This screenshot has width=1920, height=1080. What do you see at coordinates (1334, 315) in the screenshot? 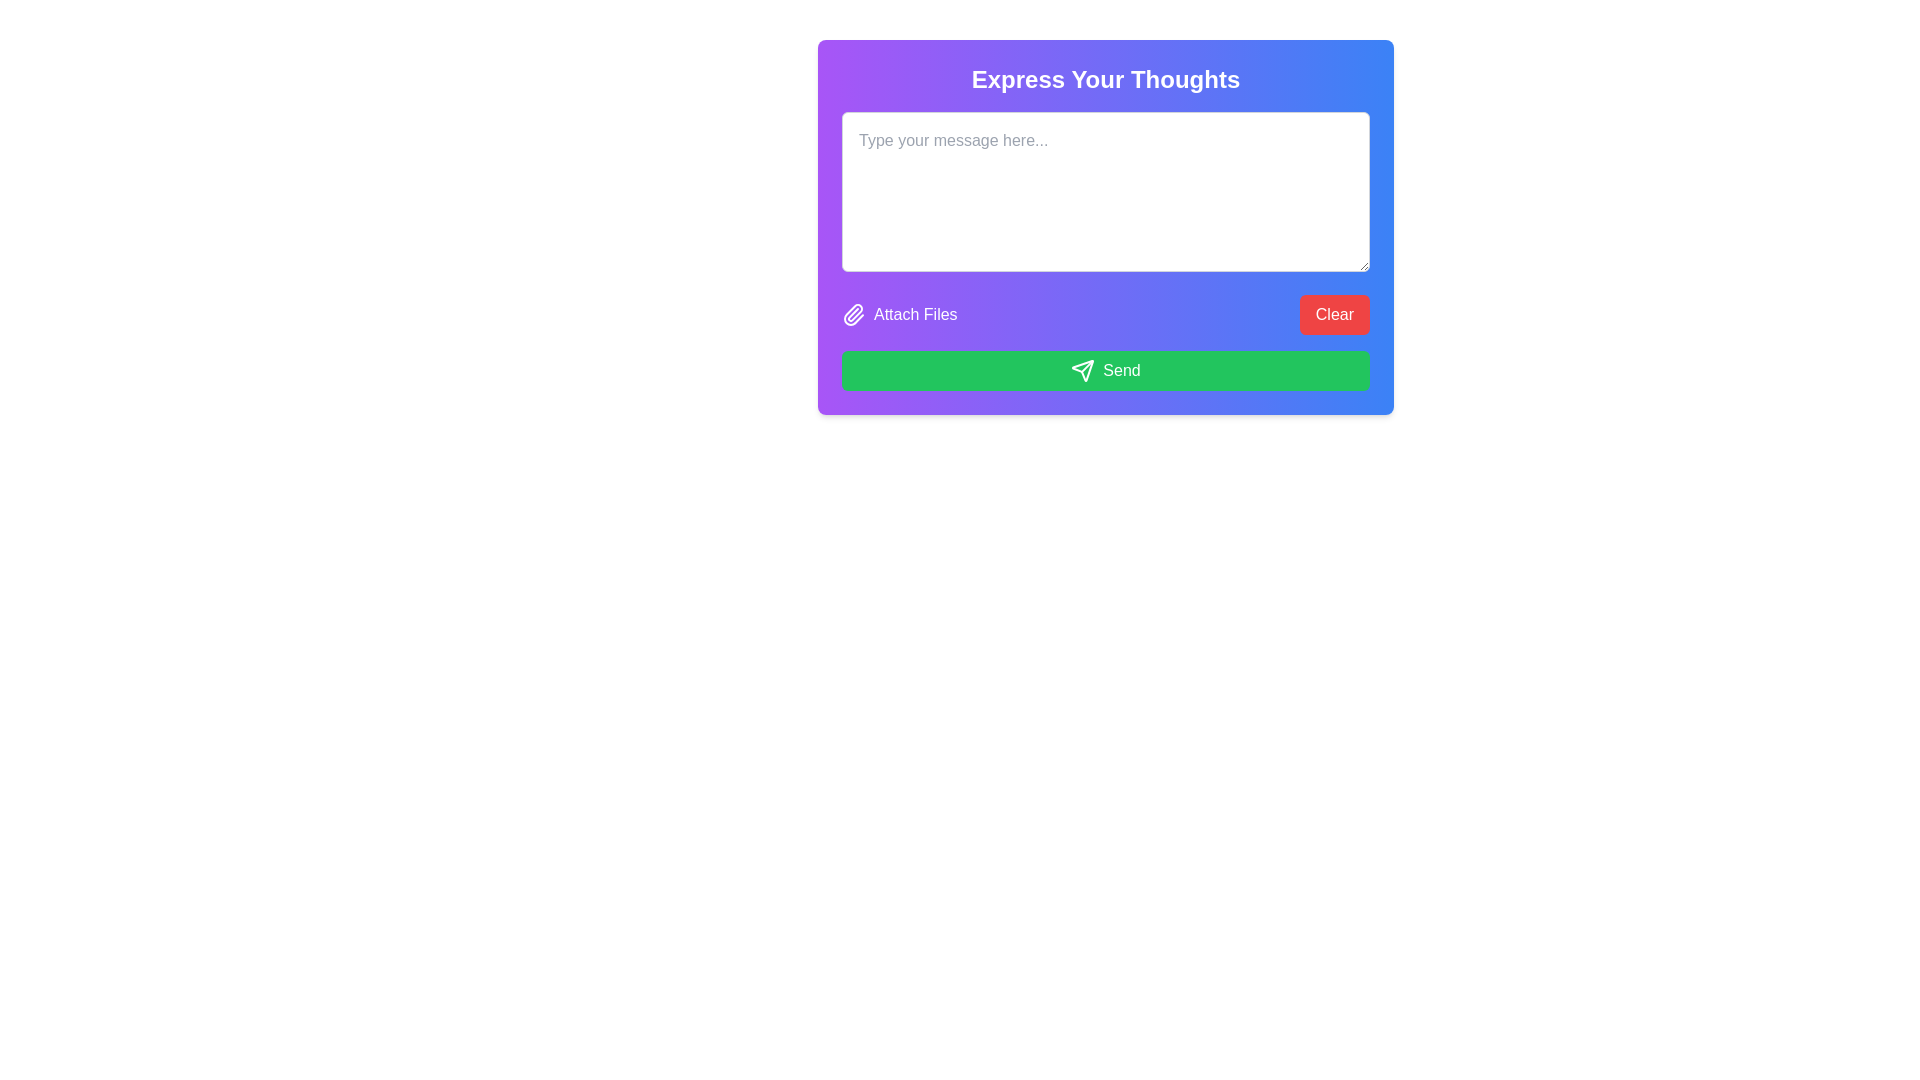
I see `the red rectangular 'Clear' button with rounded edges located on the right side below the text input area` at bounding box center [1334, 315].